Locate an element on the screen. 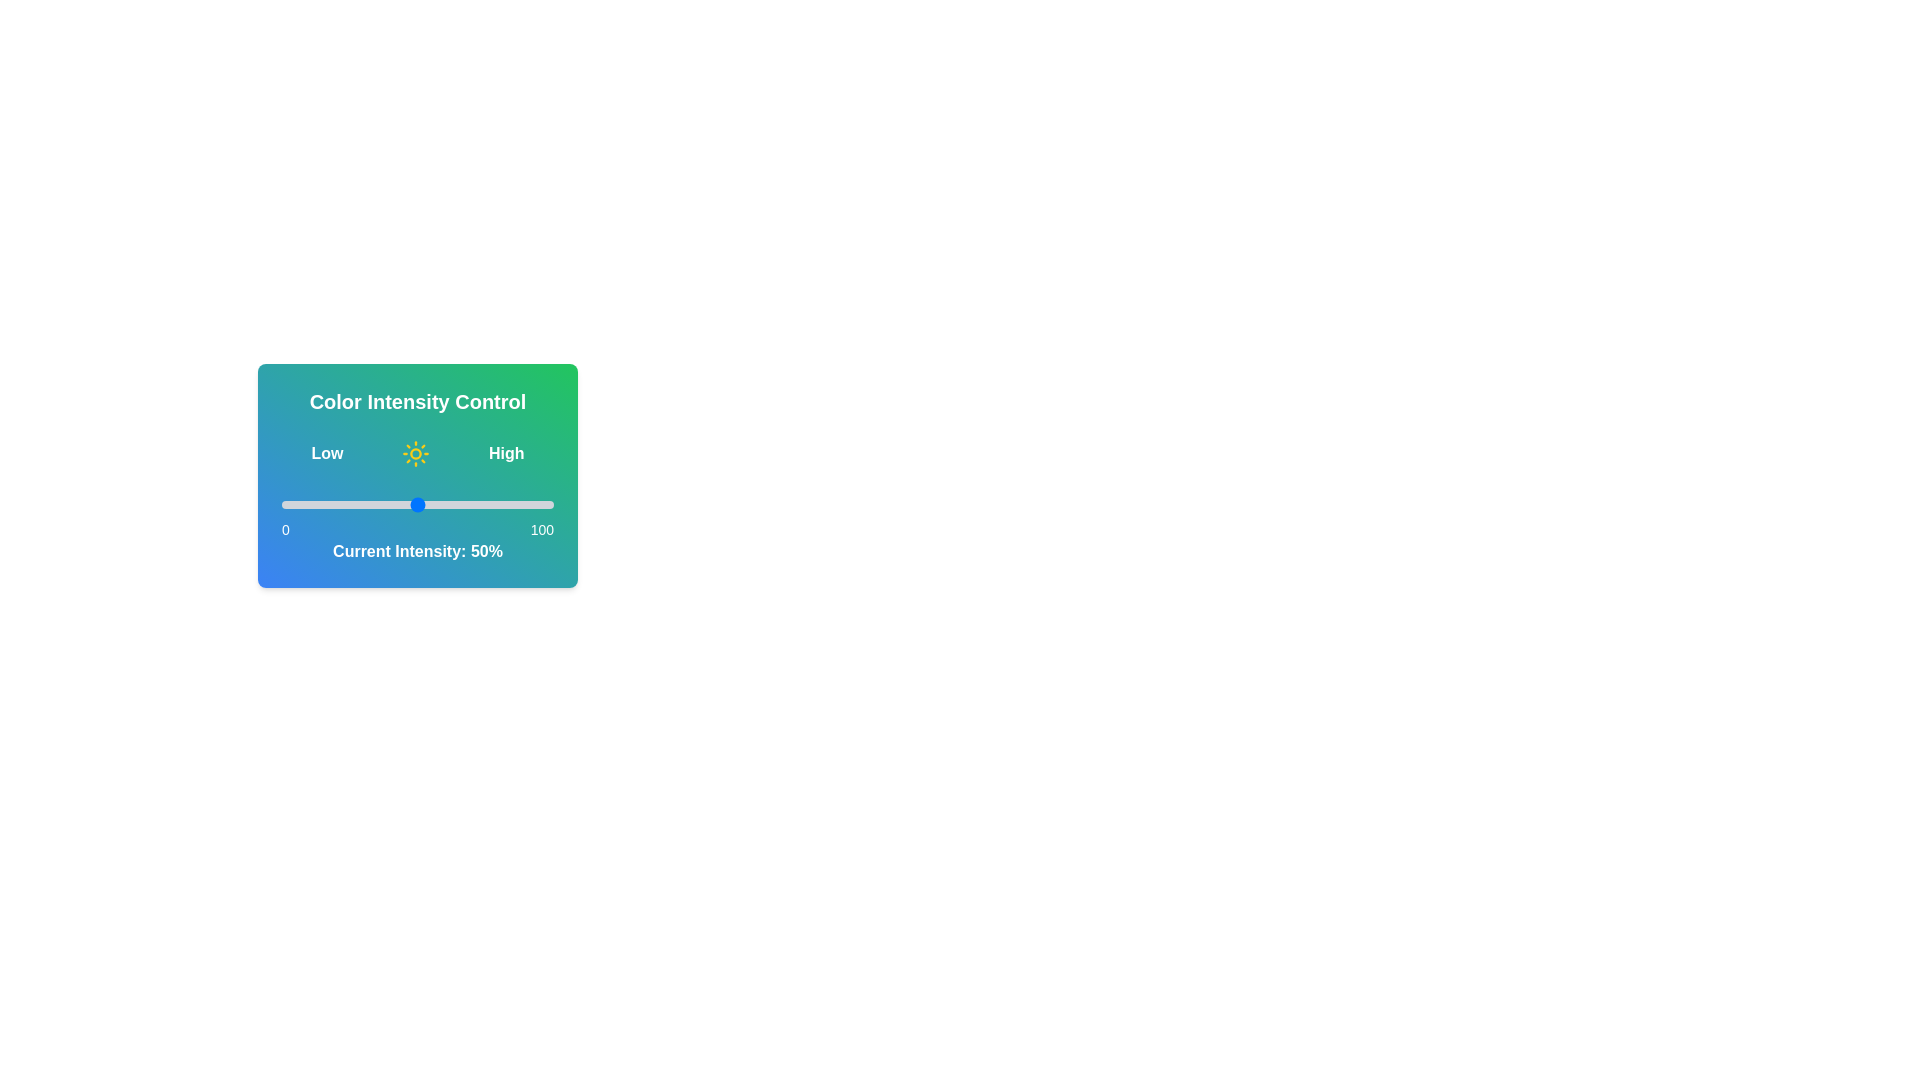 The height and width of the screenshot is (1080, 1920). the color intensity is located at coordinates (529, 504).